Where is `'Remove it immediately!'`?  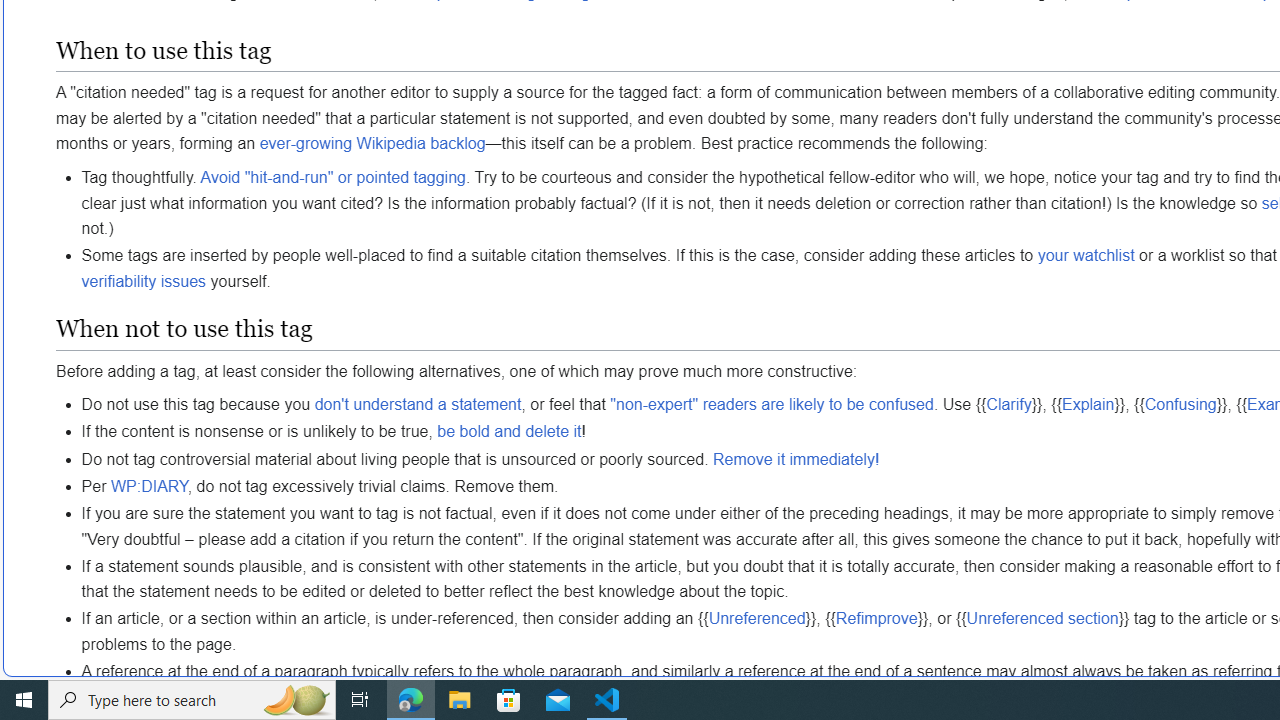
'Remove it immediately!' is located at coordinates (795, 458).